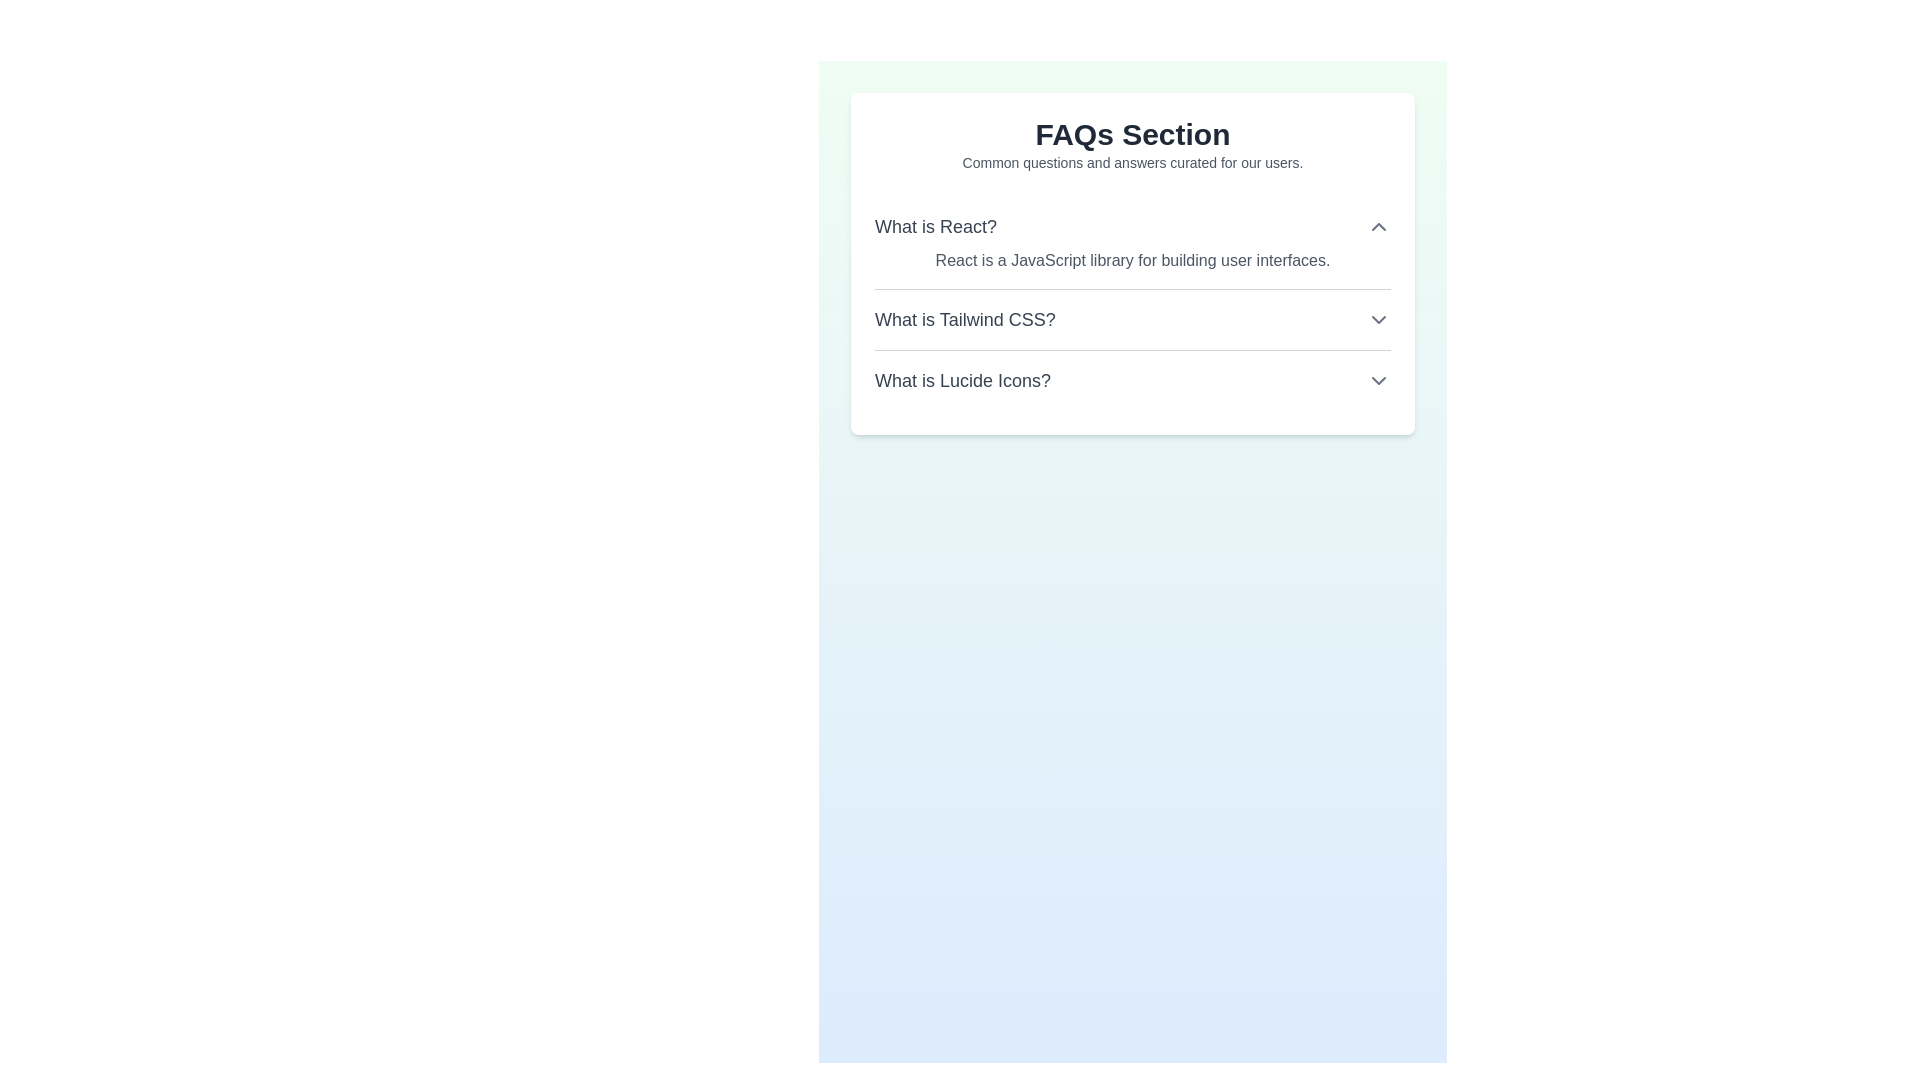 The width and height of the screenshot is (1920, 1080). What do you see at coordinates (1377, 226) in the screenshot?
I see `the chevron icon used for expanding or collapsing the details of the 'What is React?' question in the FAQs Section, positioned towards the right side of the question` at bounding box center [1377, 226].